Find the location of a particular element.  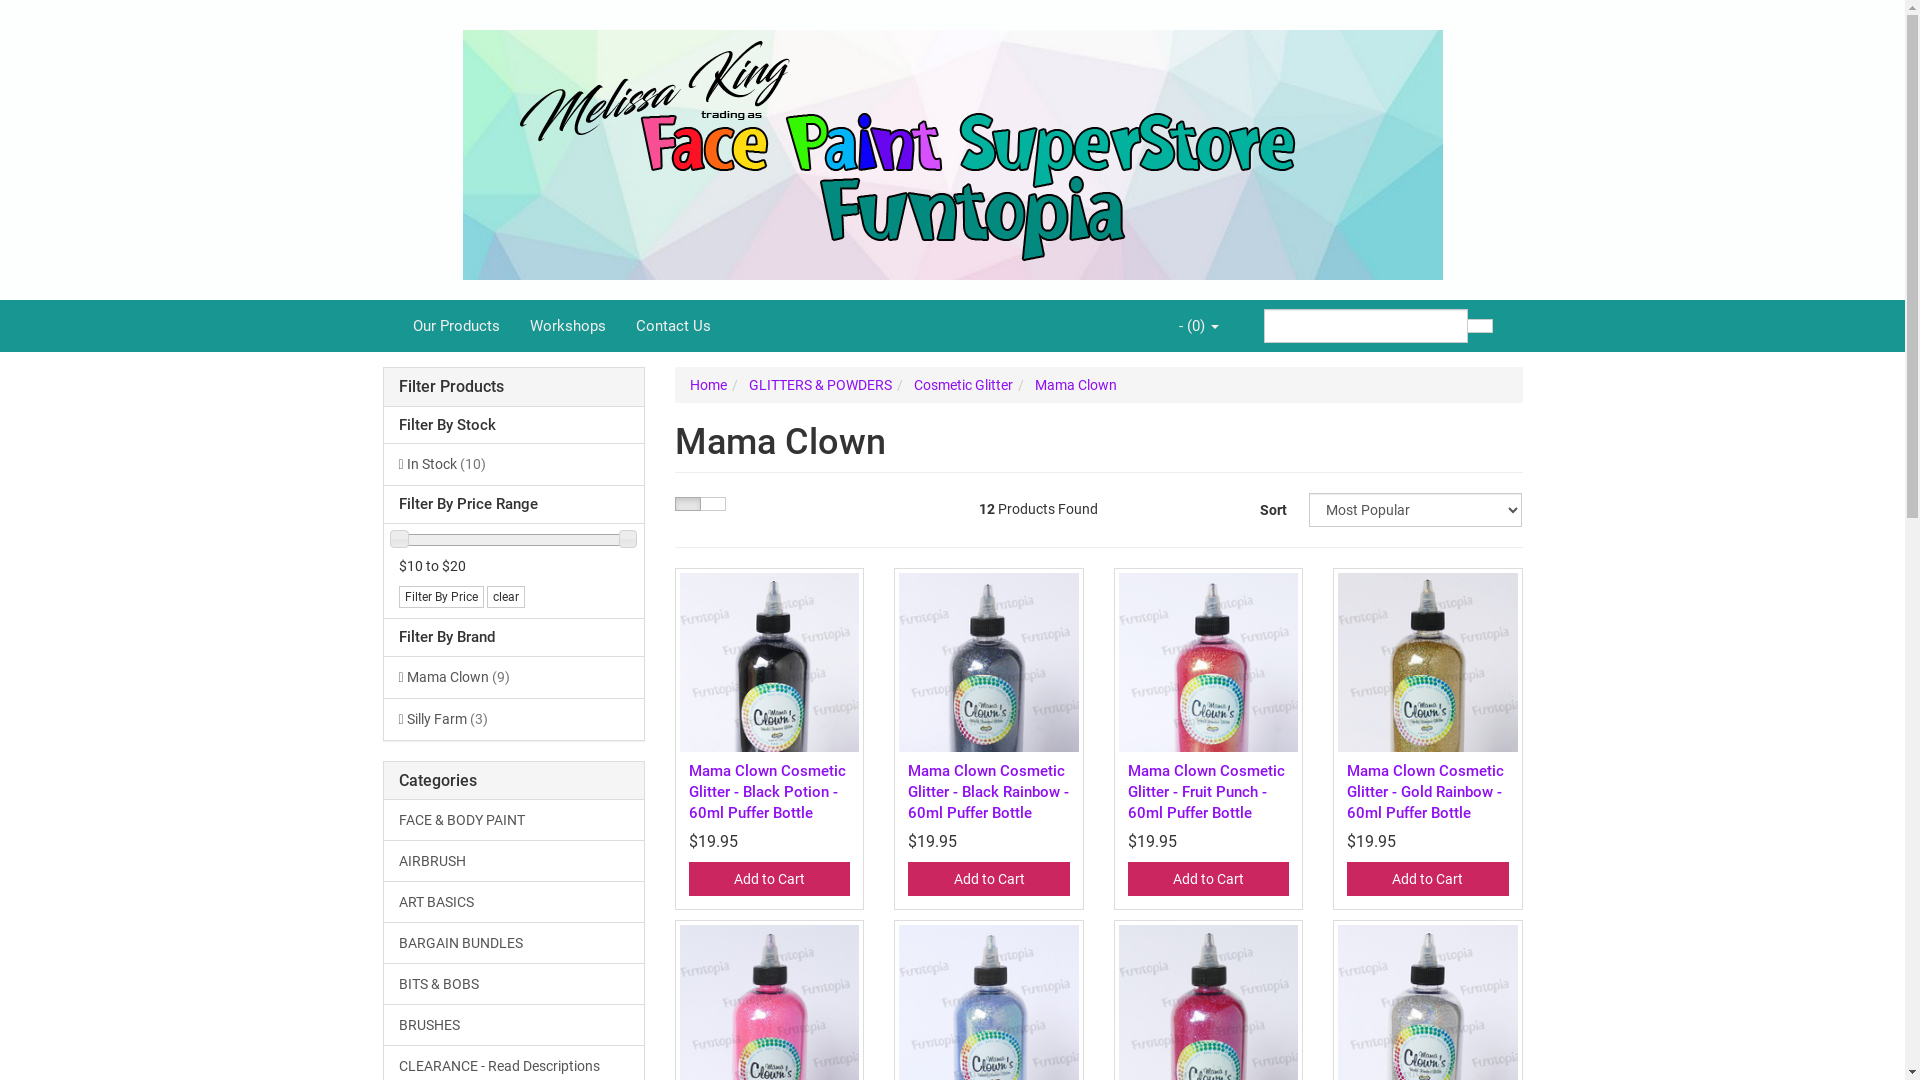

'Mama Clown (9)' is located at coordinates (514, 676).